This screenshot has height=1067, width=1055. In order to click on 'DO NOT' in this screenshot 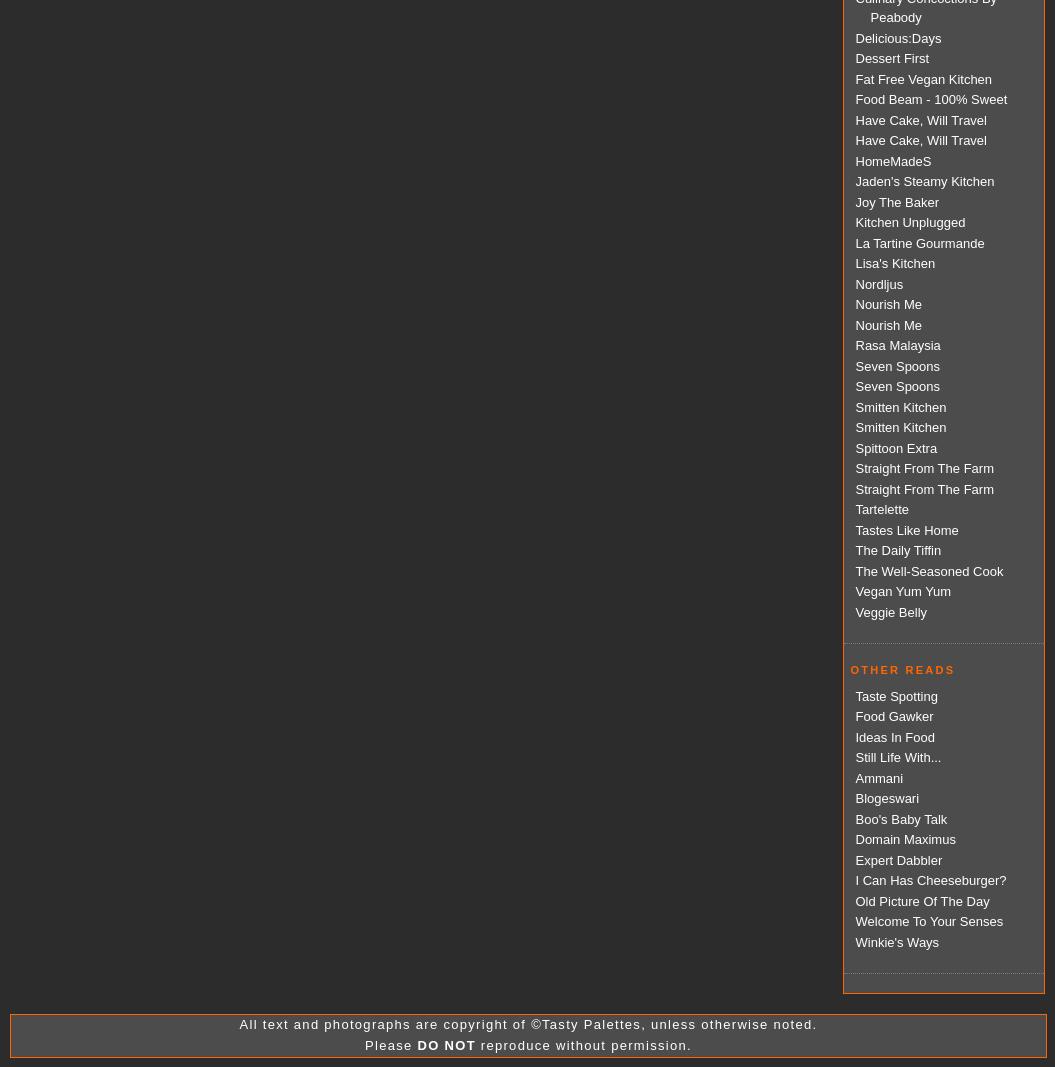, I will do `click(447, 1045)`.